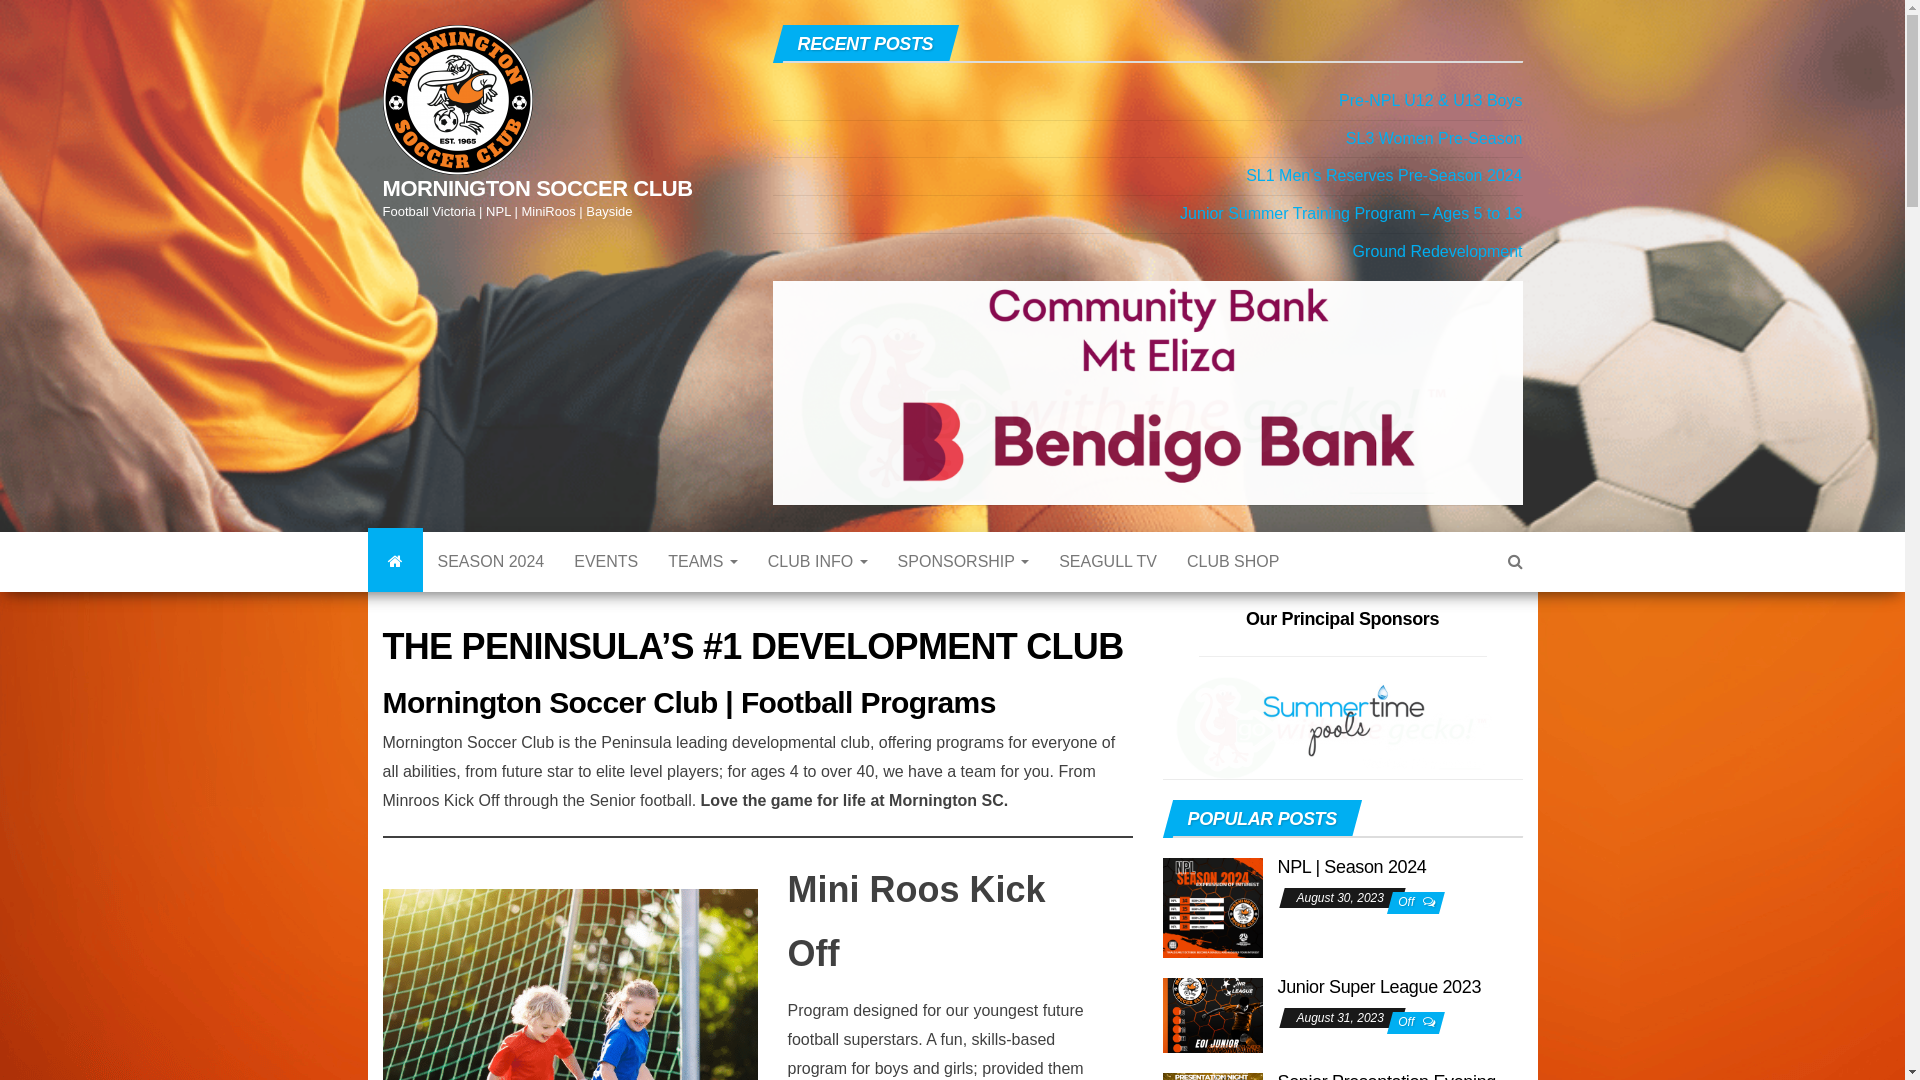  What do you see at coordinates (1107, 589) in the screenshot?
I see `'SEAGULL TV'` at bounding box center [1107, 589].